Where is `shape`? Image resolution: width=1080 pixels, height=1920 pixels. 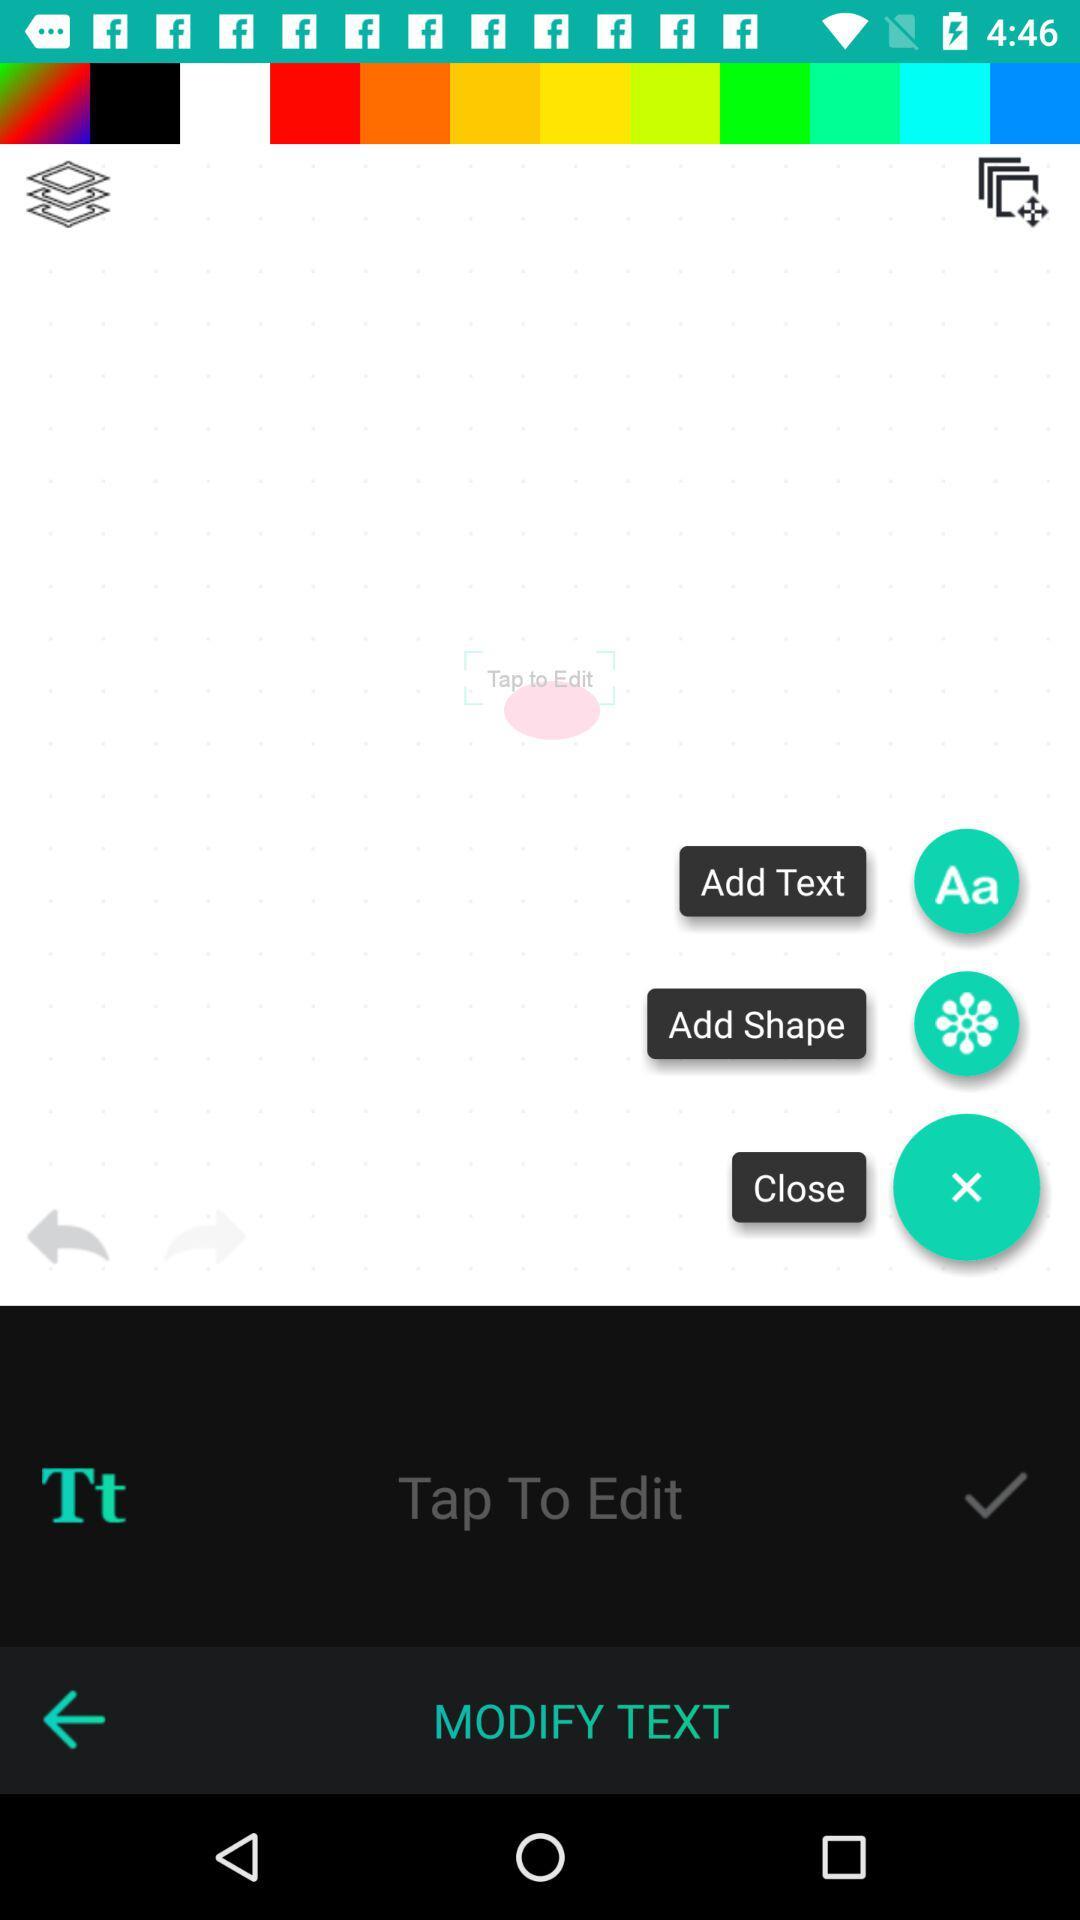
shape is located at coordinates (965, 1023).